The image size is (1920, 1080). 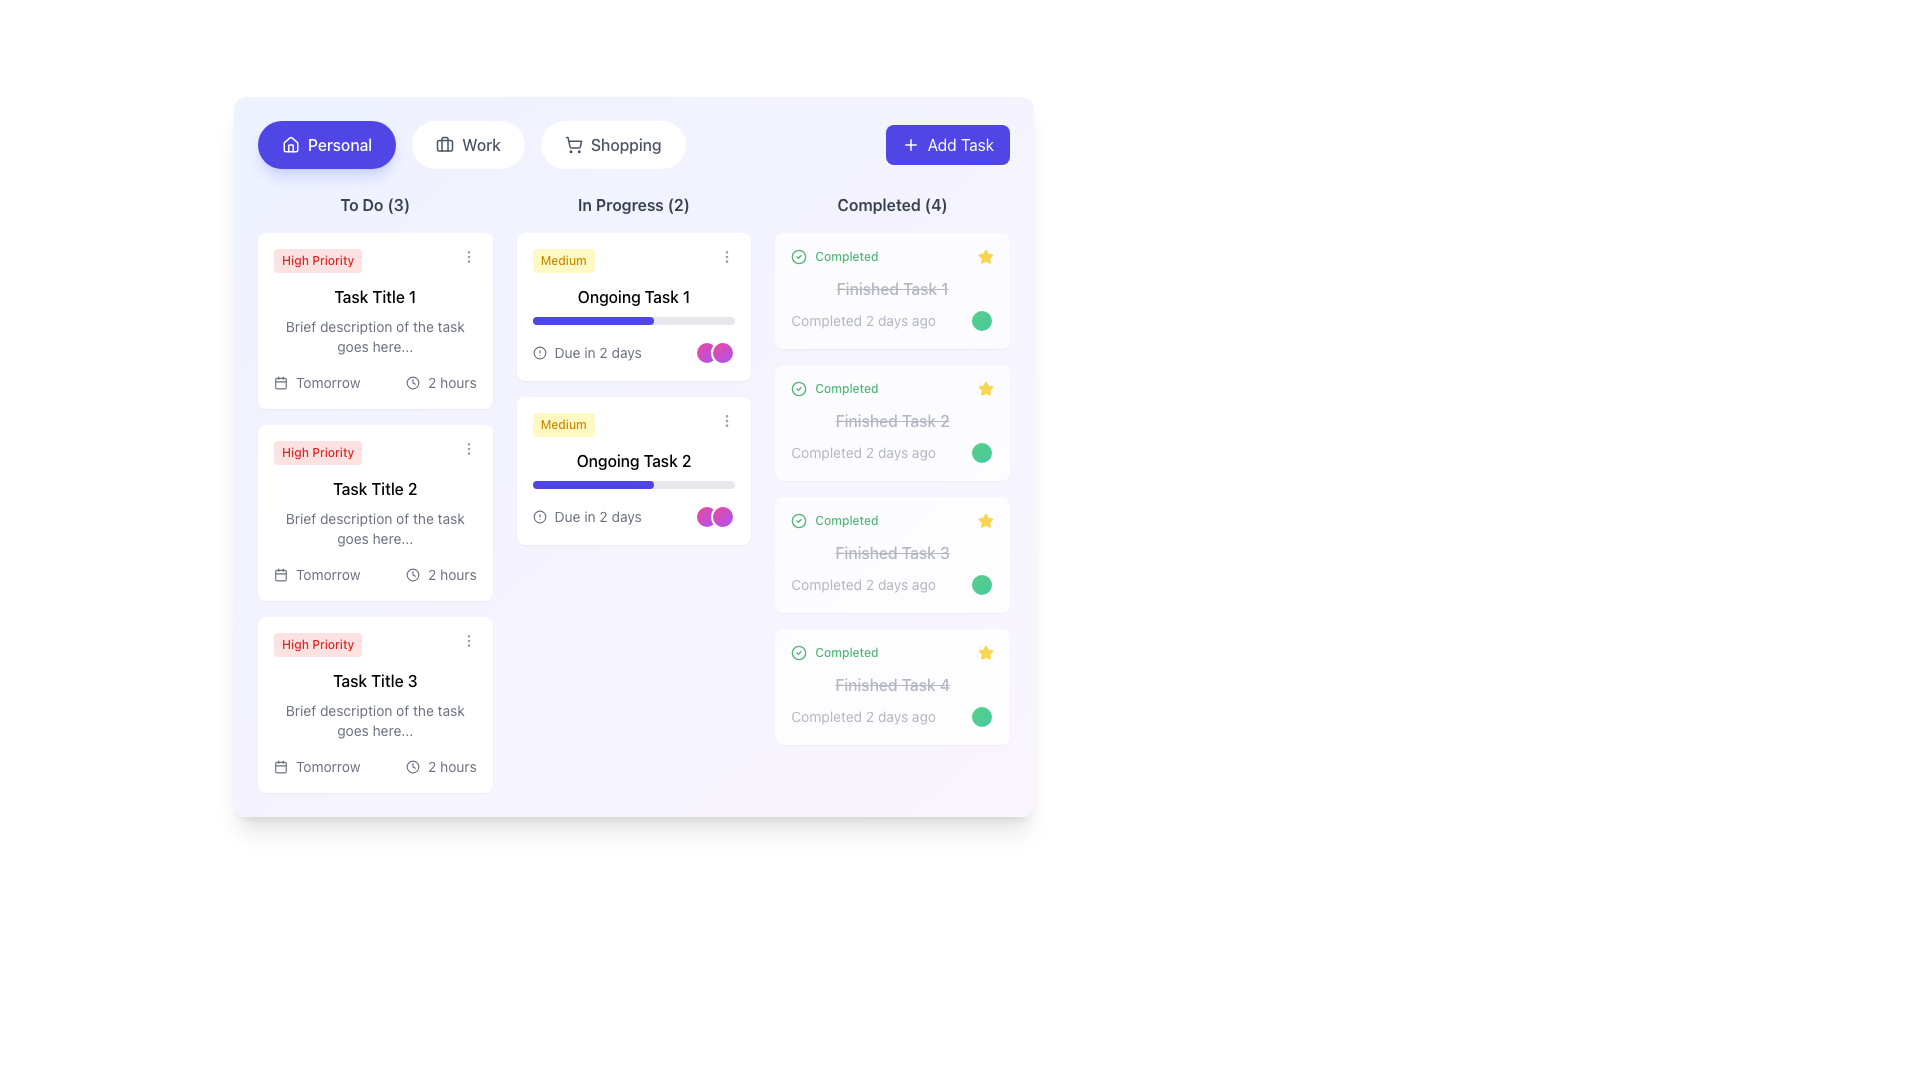 What do you see at coordinates (798, 652) in the screenshot?
I see `the status indicated by the completion icon located in the 'Completed' column next to 'Completed Finished Task 1'` at bounding box center [798, 652].